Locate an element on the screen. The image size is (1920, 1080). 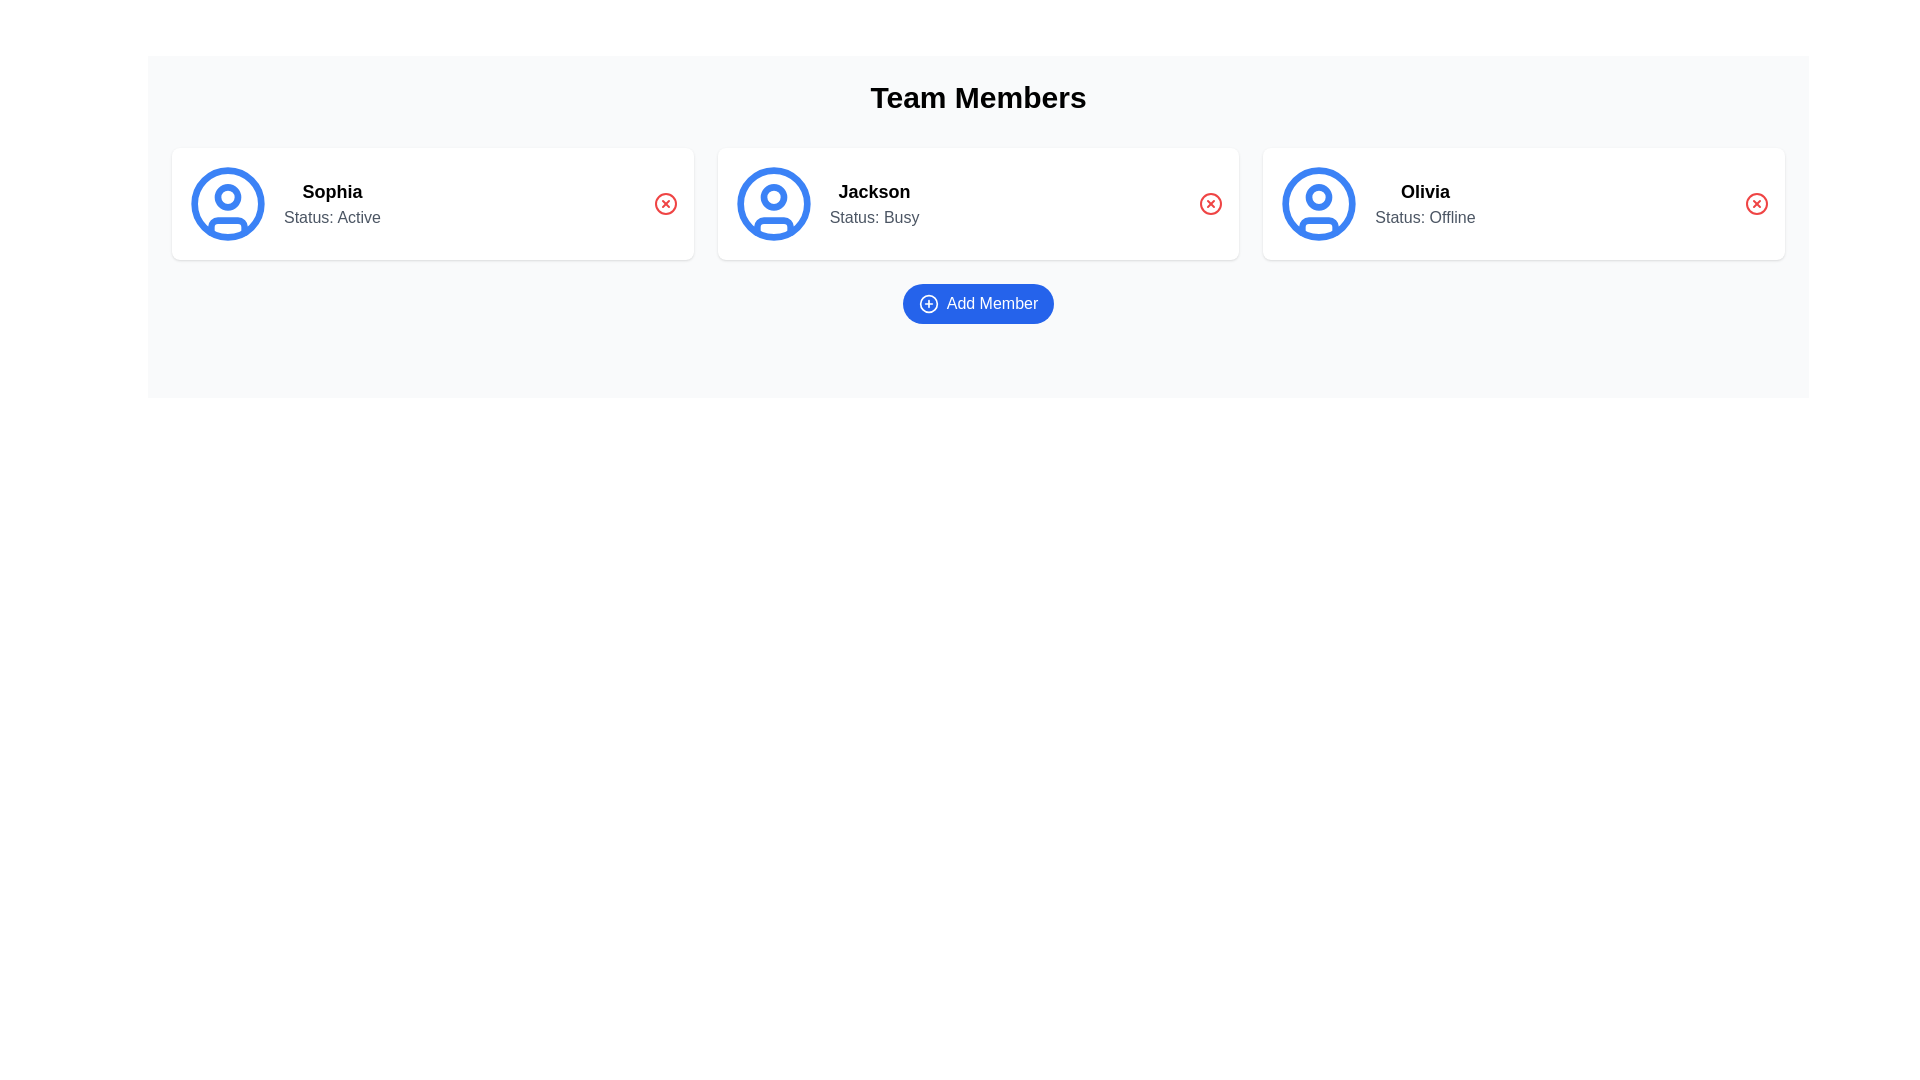
text label displaying 'Jackson' and 'Status: Busy' located in the center card of the 'Team Members' section is located at coordinates (874, 204).